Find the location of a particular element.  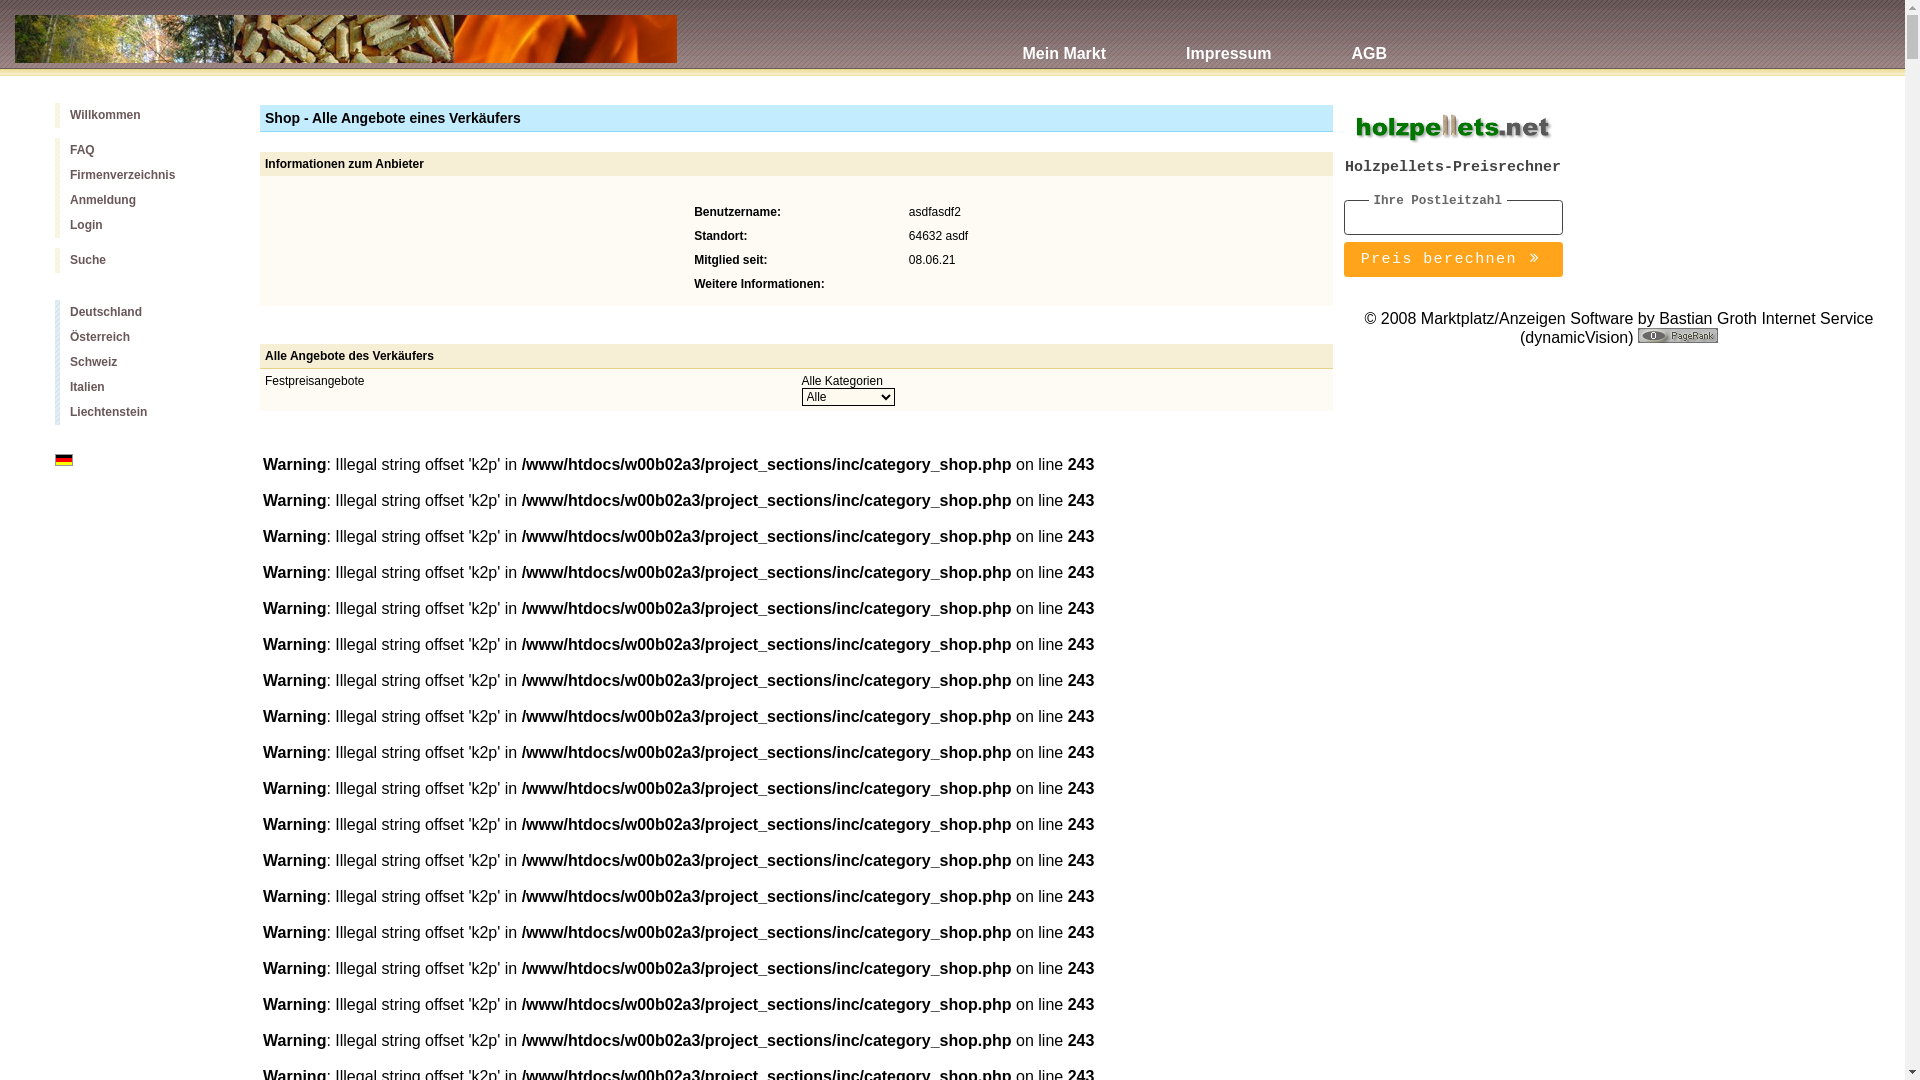

'Firmenverzeichnis' is located at coordinates (141, 174).